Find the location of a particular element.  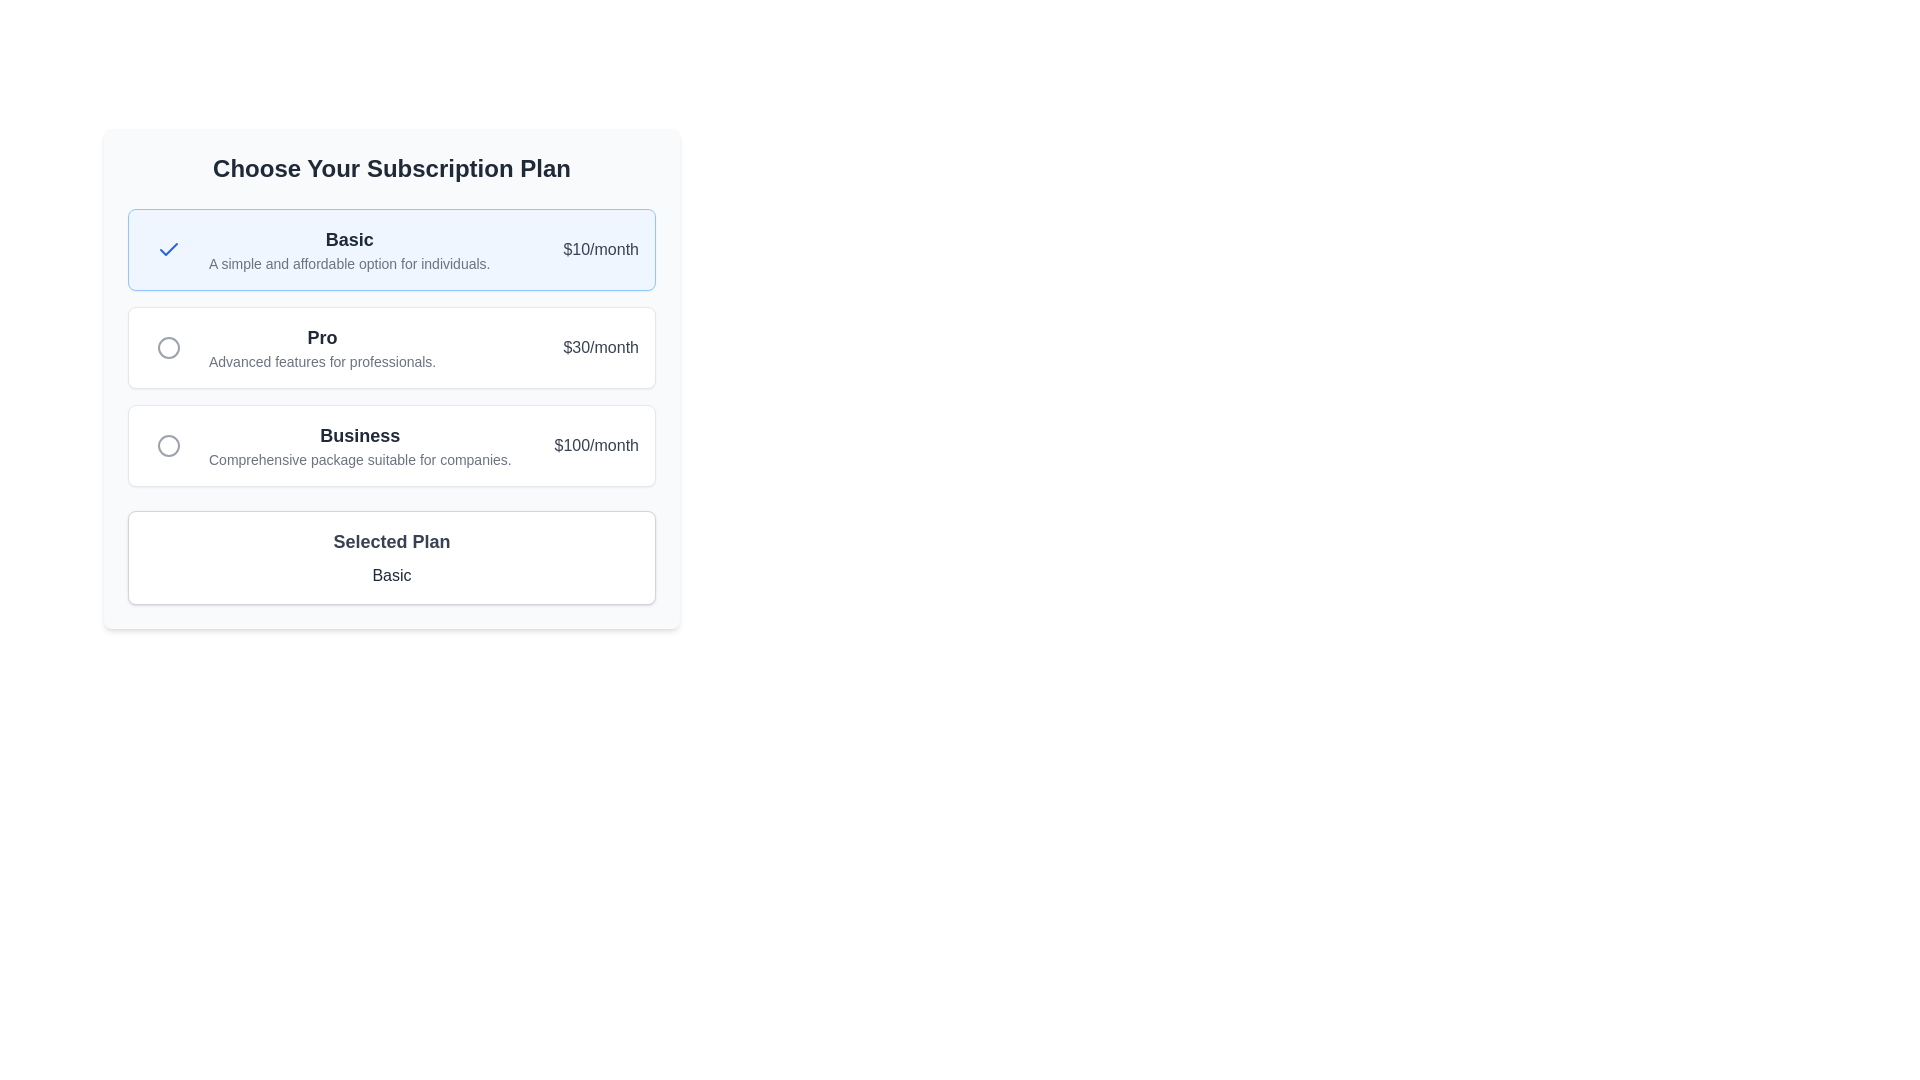

the unselected radio button represented by a Circle in the SVG graphic within the Pro option row of the subscription selection interface is located at coordinates (168, 346).